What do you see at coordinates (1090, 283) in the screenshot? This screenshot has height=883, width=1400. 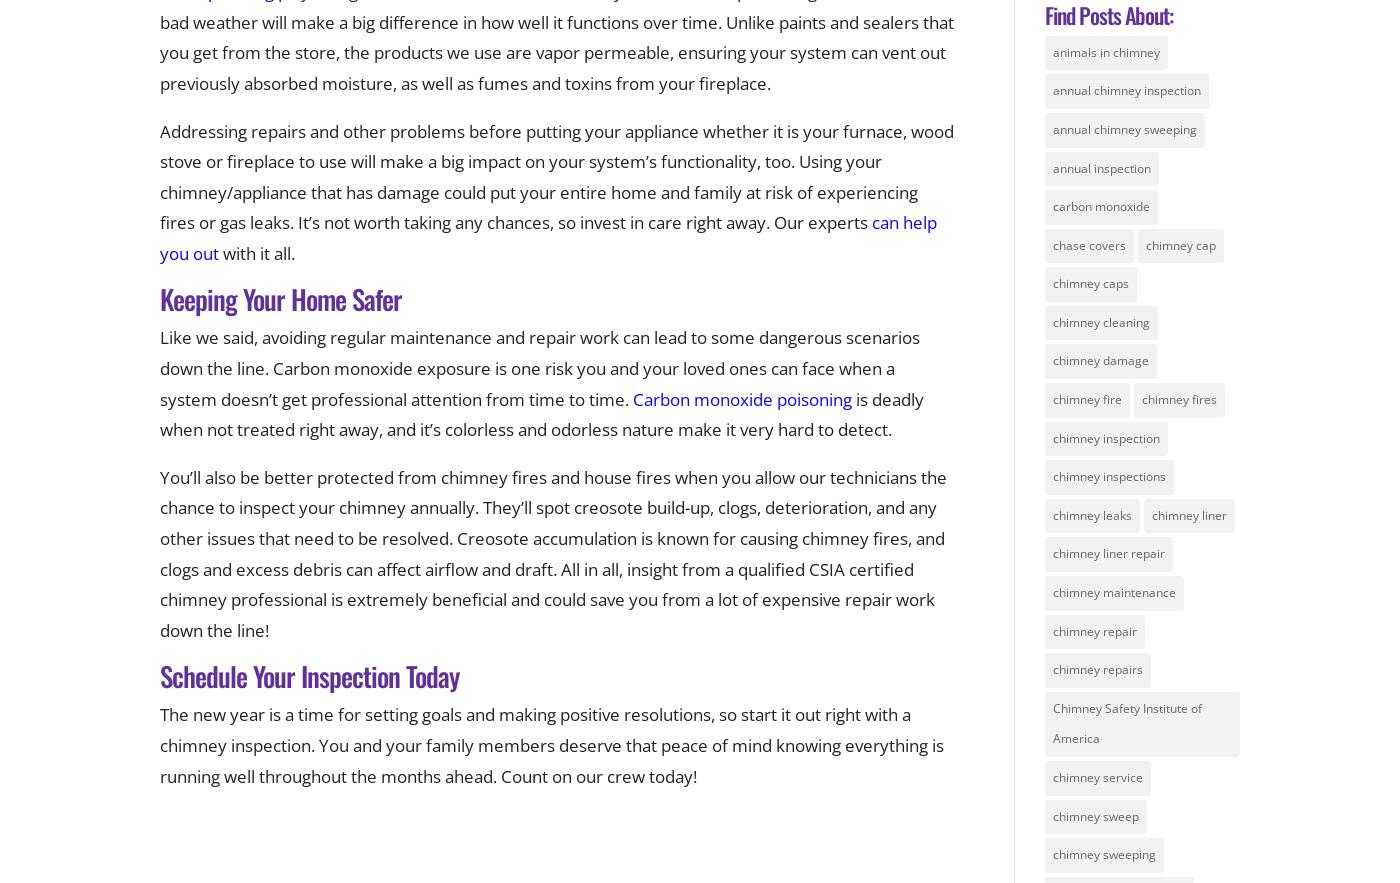 I see `'chimney caps'` at bounding box center [1090, 283].